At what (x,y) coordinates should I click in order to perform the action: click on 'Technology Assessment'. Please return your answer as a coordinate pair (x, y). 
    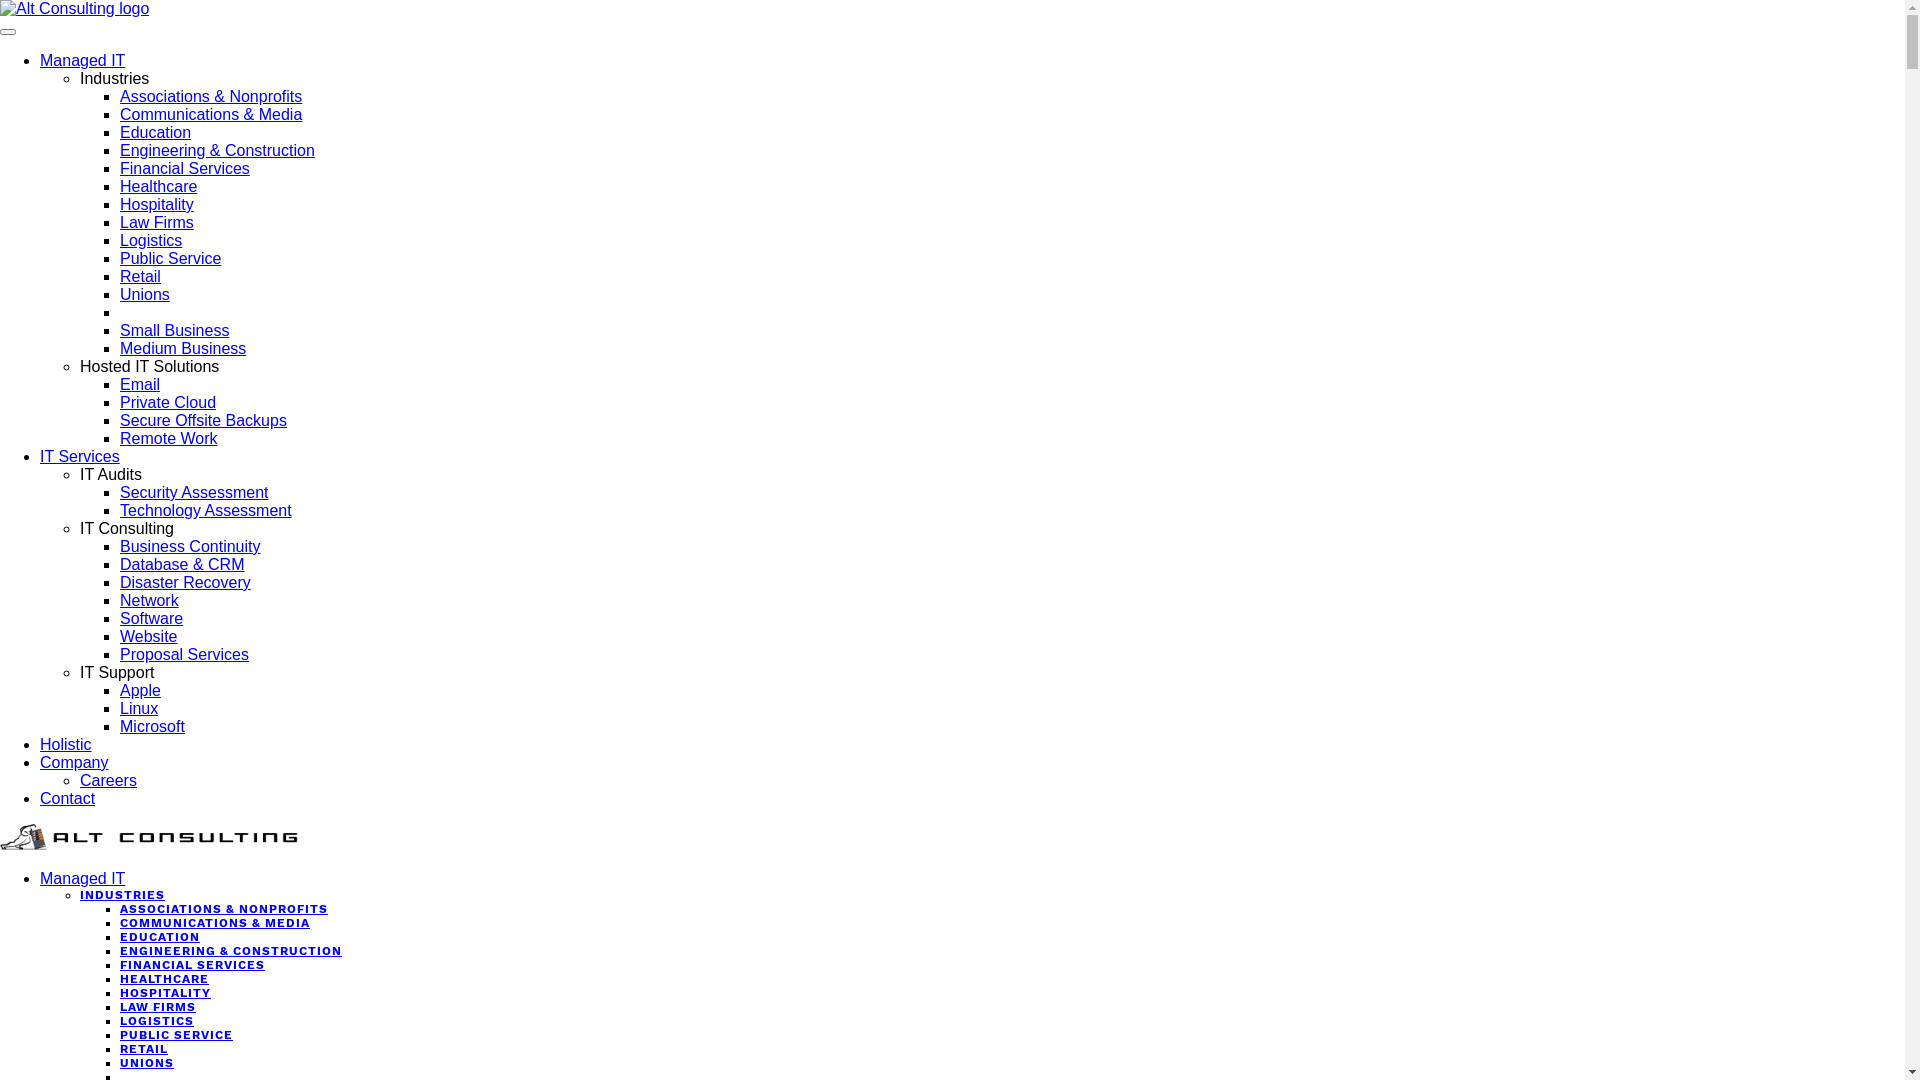
    Looking at the image, I should click on (206, 509).